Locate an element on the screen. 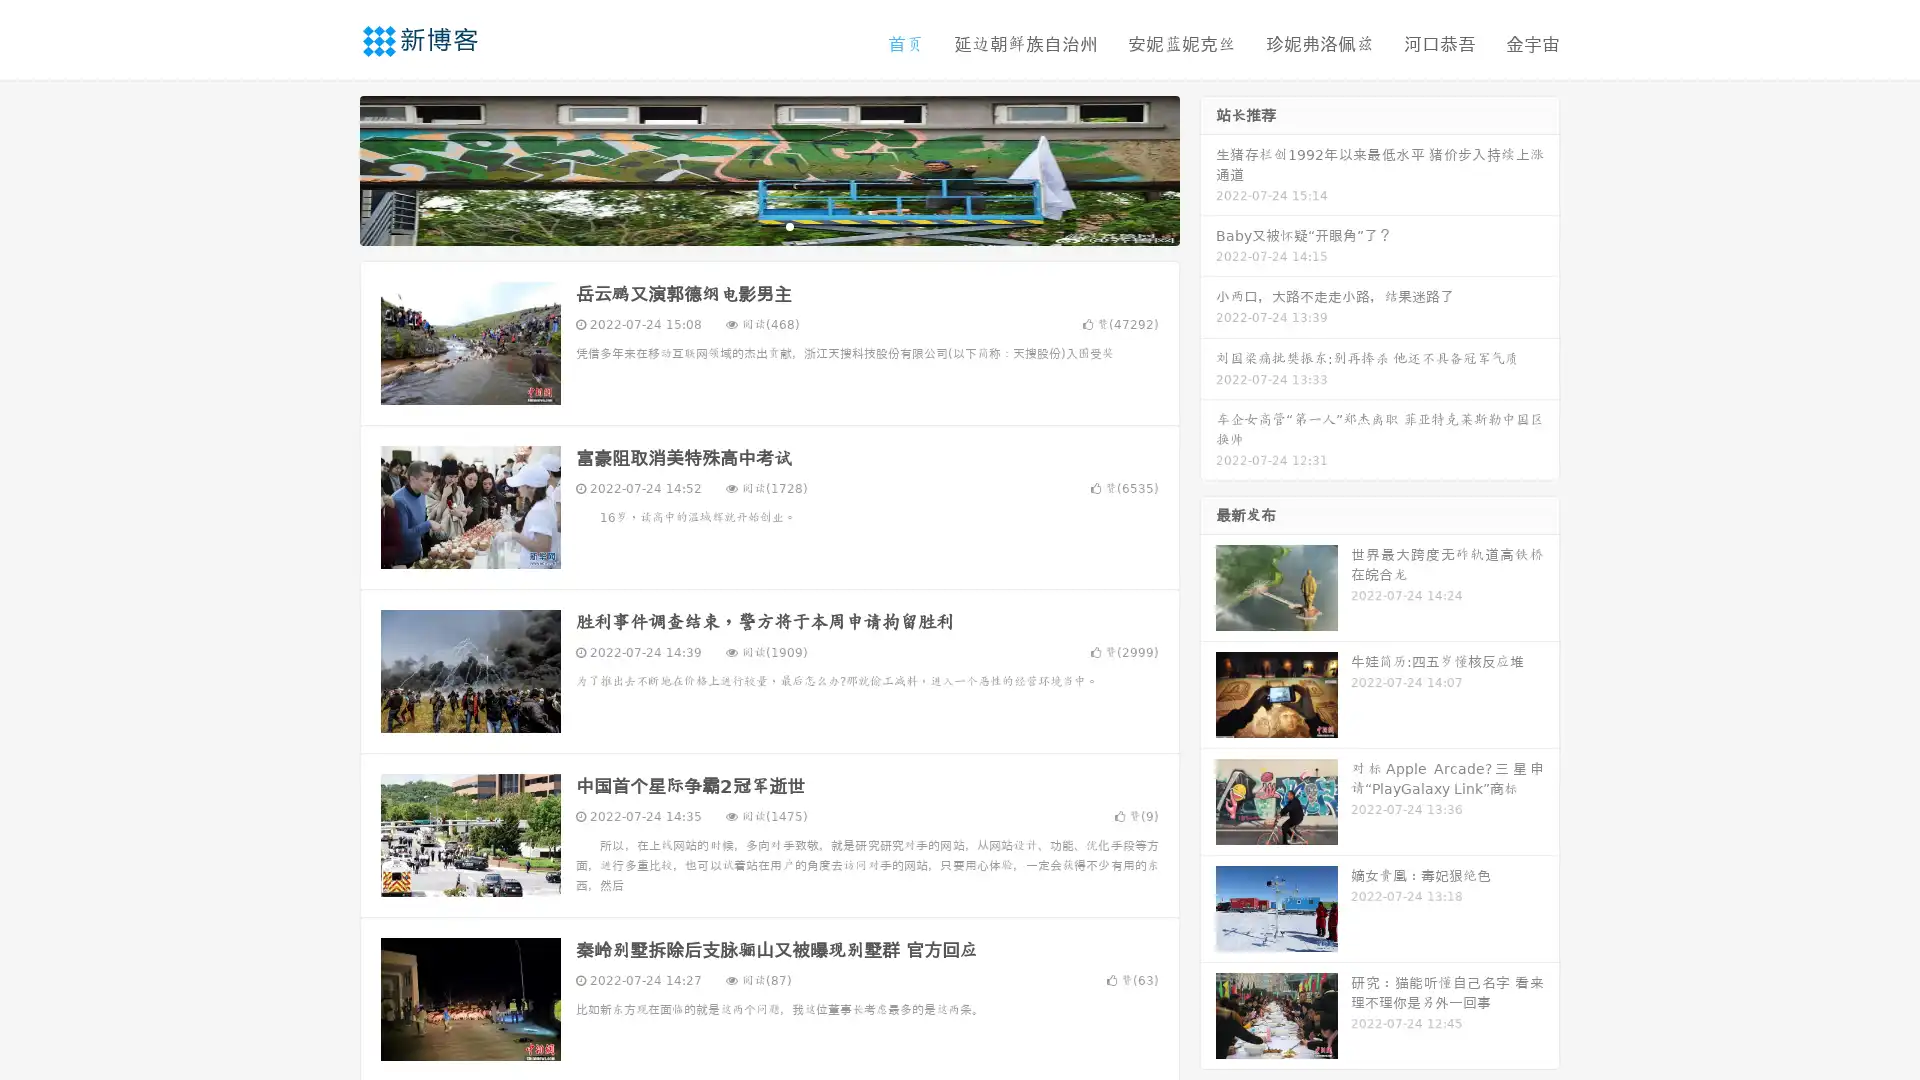  Previous slide is located at coordinates (330, 168).